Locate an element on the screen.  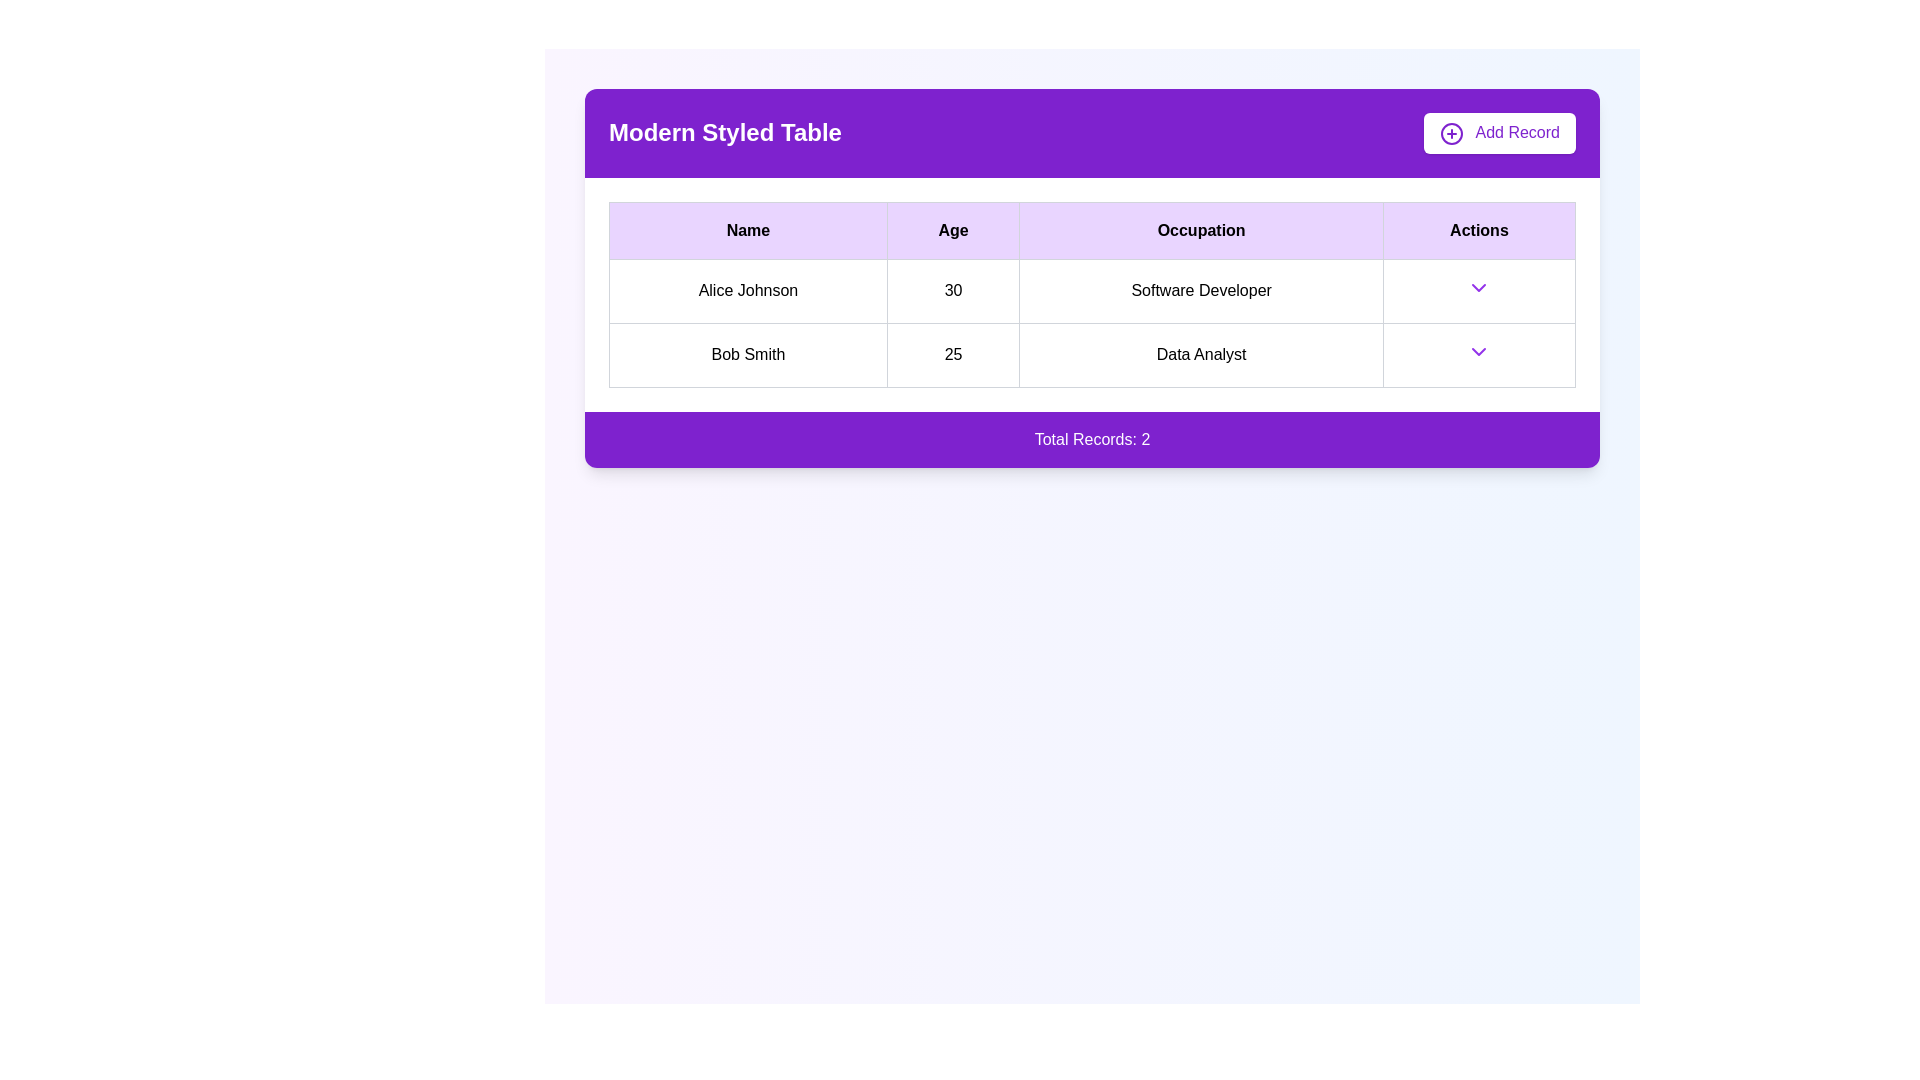
the bold, large-font text label 'Modern Styled Table' displayed on a purple background bar, located near the center of the left side of the header bar is located at coordinates (724, 133).